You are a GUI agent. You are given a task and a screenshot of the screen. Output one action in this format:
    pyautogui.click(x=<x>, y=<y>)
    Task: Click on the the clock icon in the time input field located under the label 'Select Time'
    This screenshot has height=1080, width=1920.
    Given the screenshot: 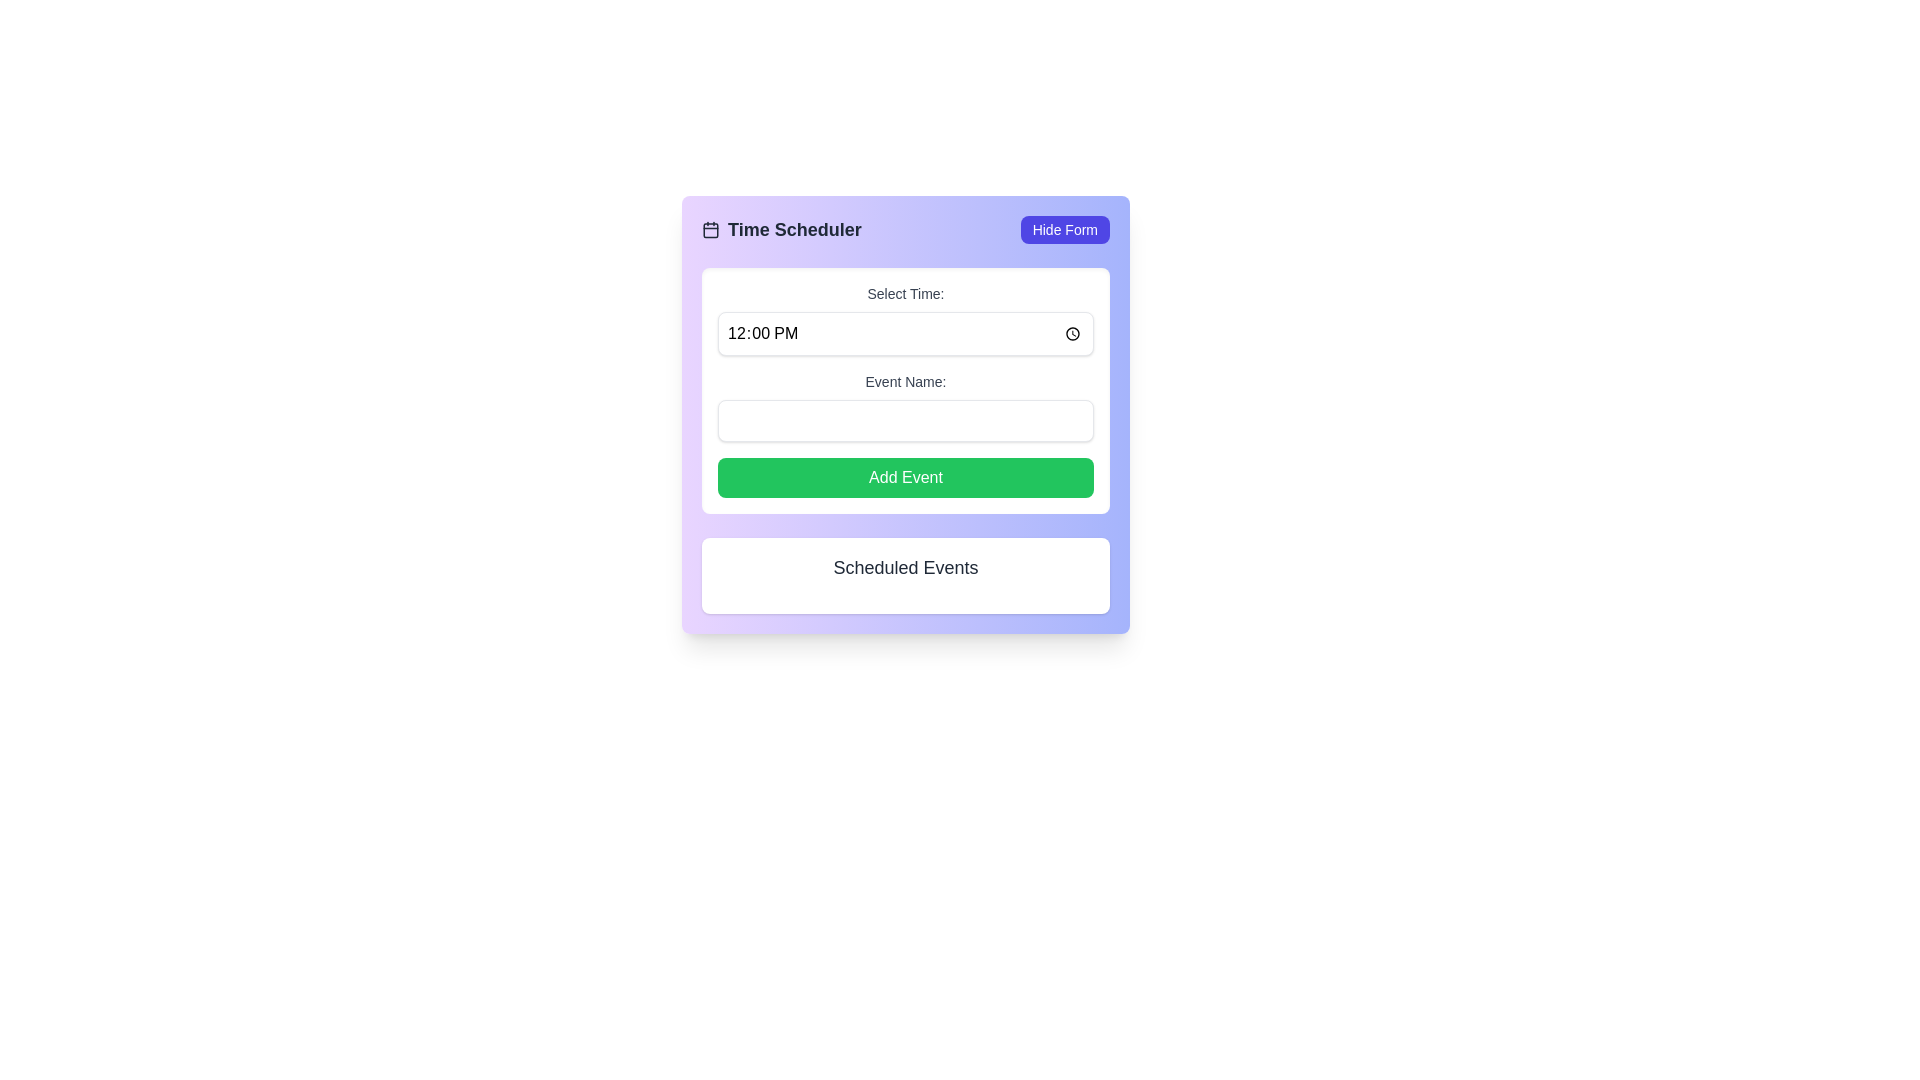 What is the action you would take?
    pyautogui.click(x=905, y=333)
    